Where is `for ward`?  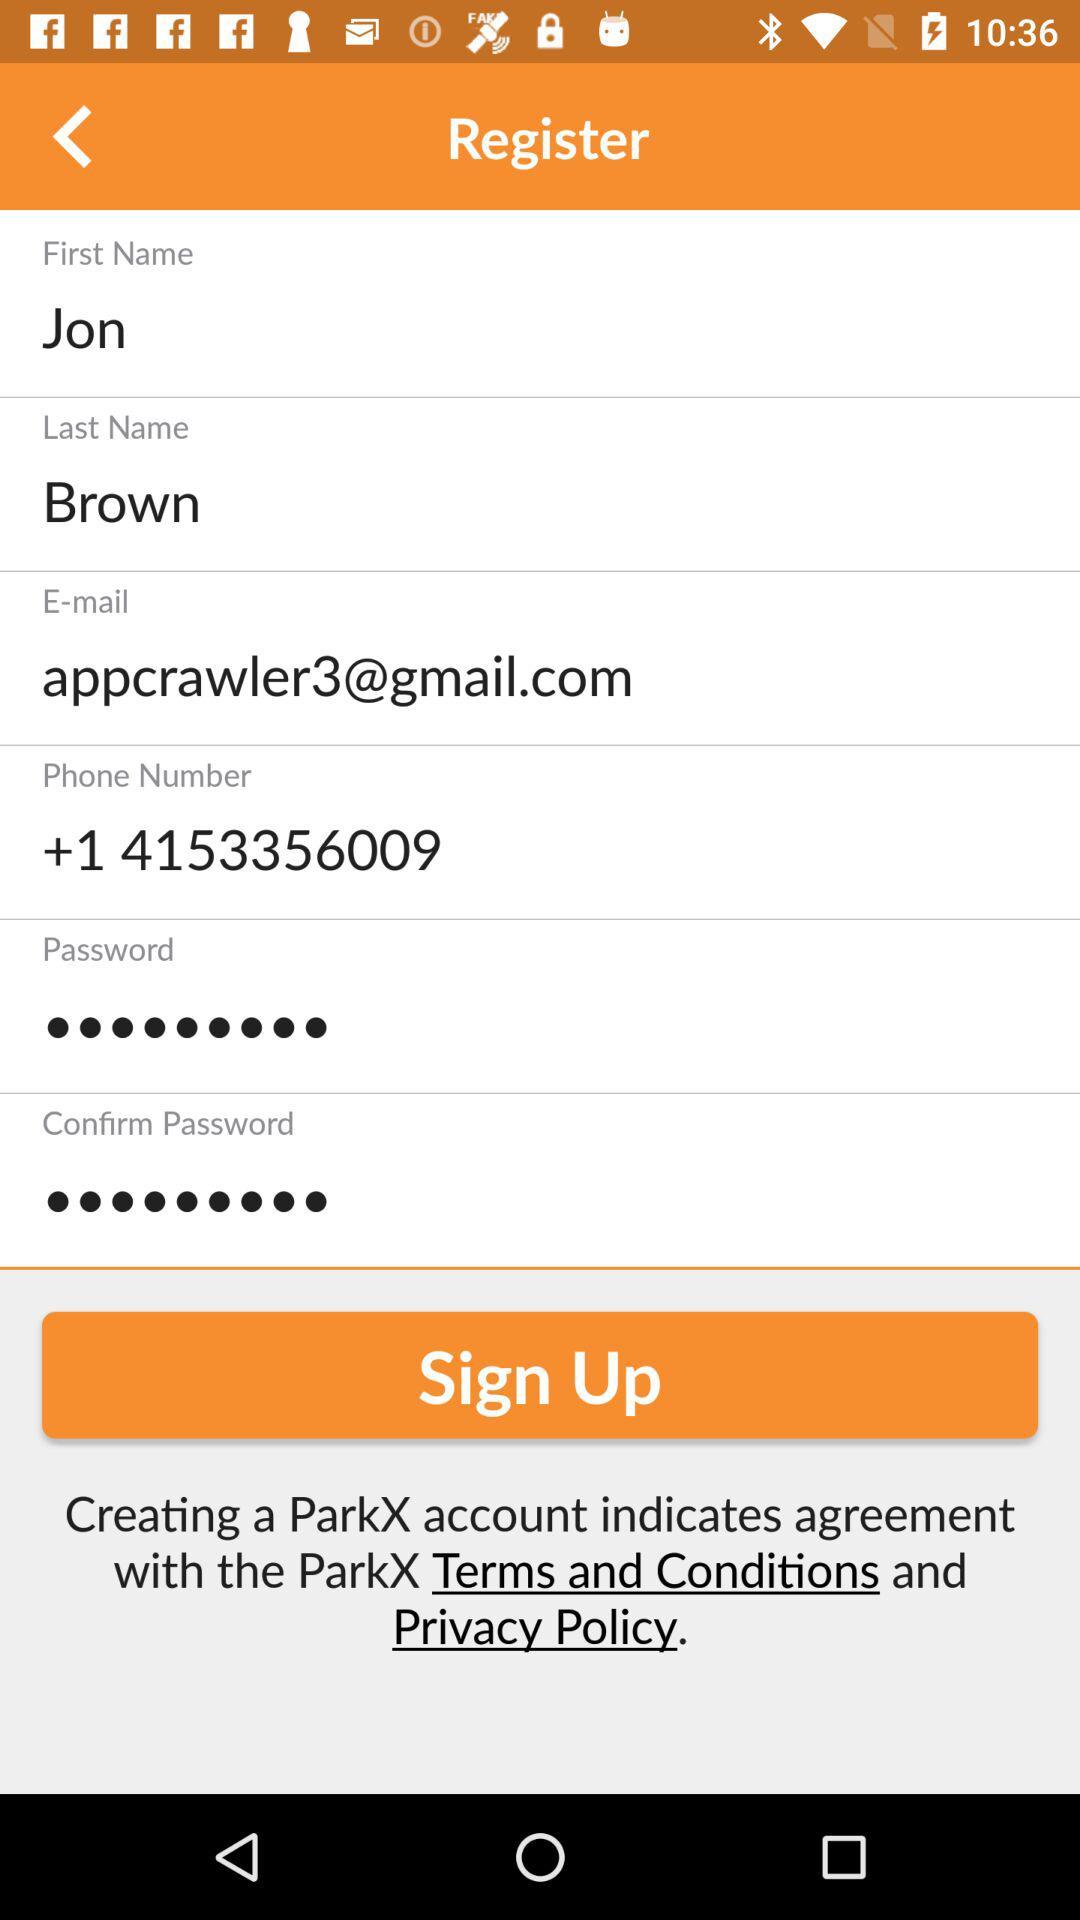
for ward is located at coordinates (72, 135).